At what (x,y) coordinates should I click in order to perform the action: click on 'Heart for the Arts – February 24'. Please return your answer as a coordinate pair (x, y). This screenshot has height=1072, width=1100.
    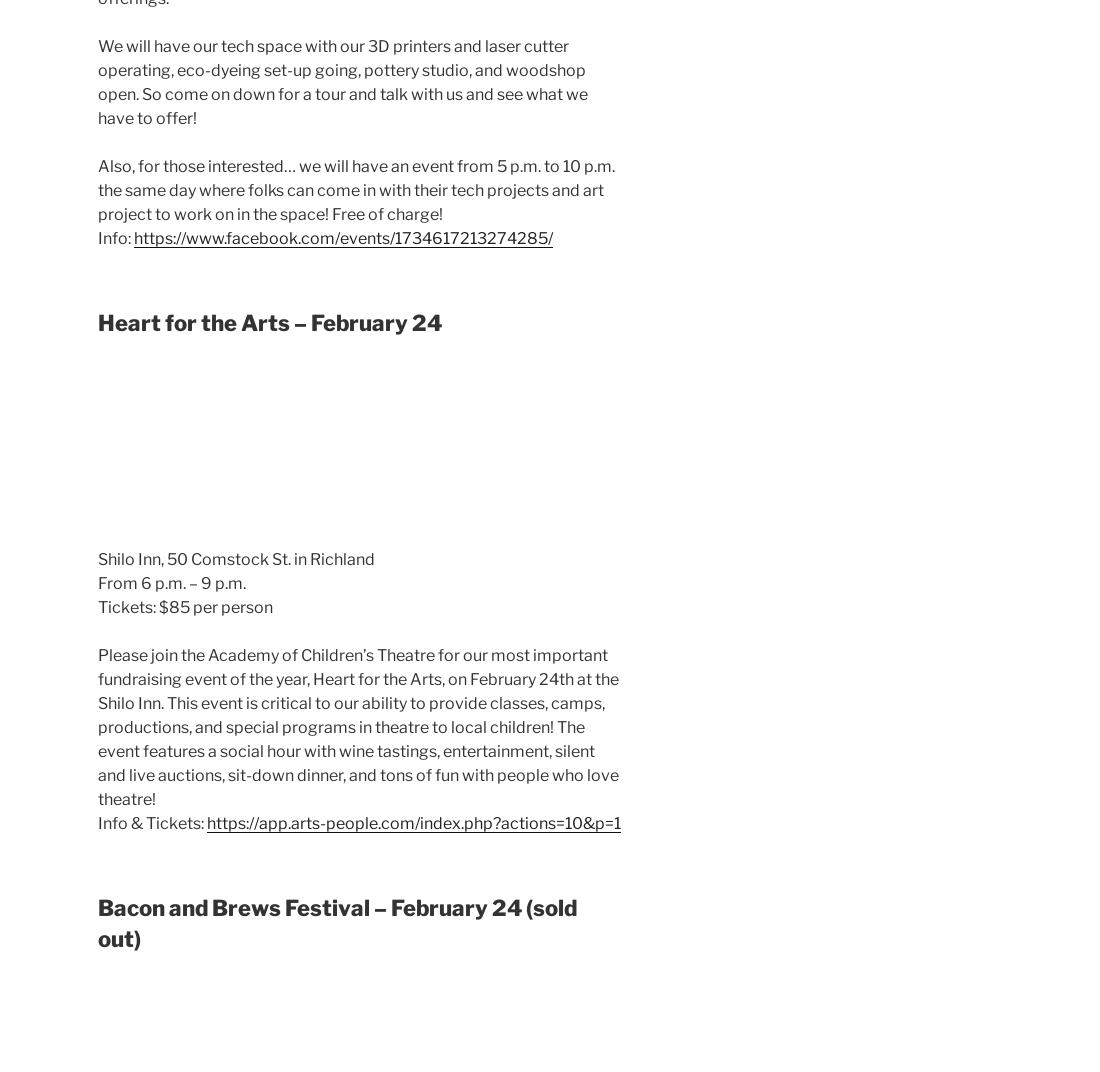
    Looking at the image, I should click on (270, 321).